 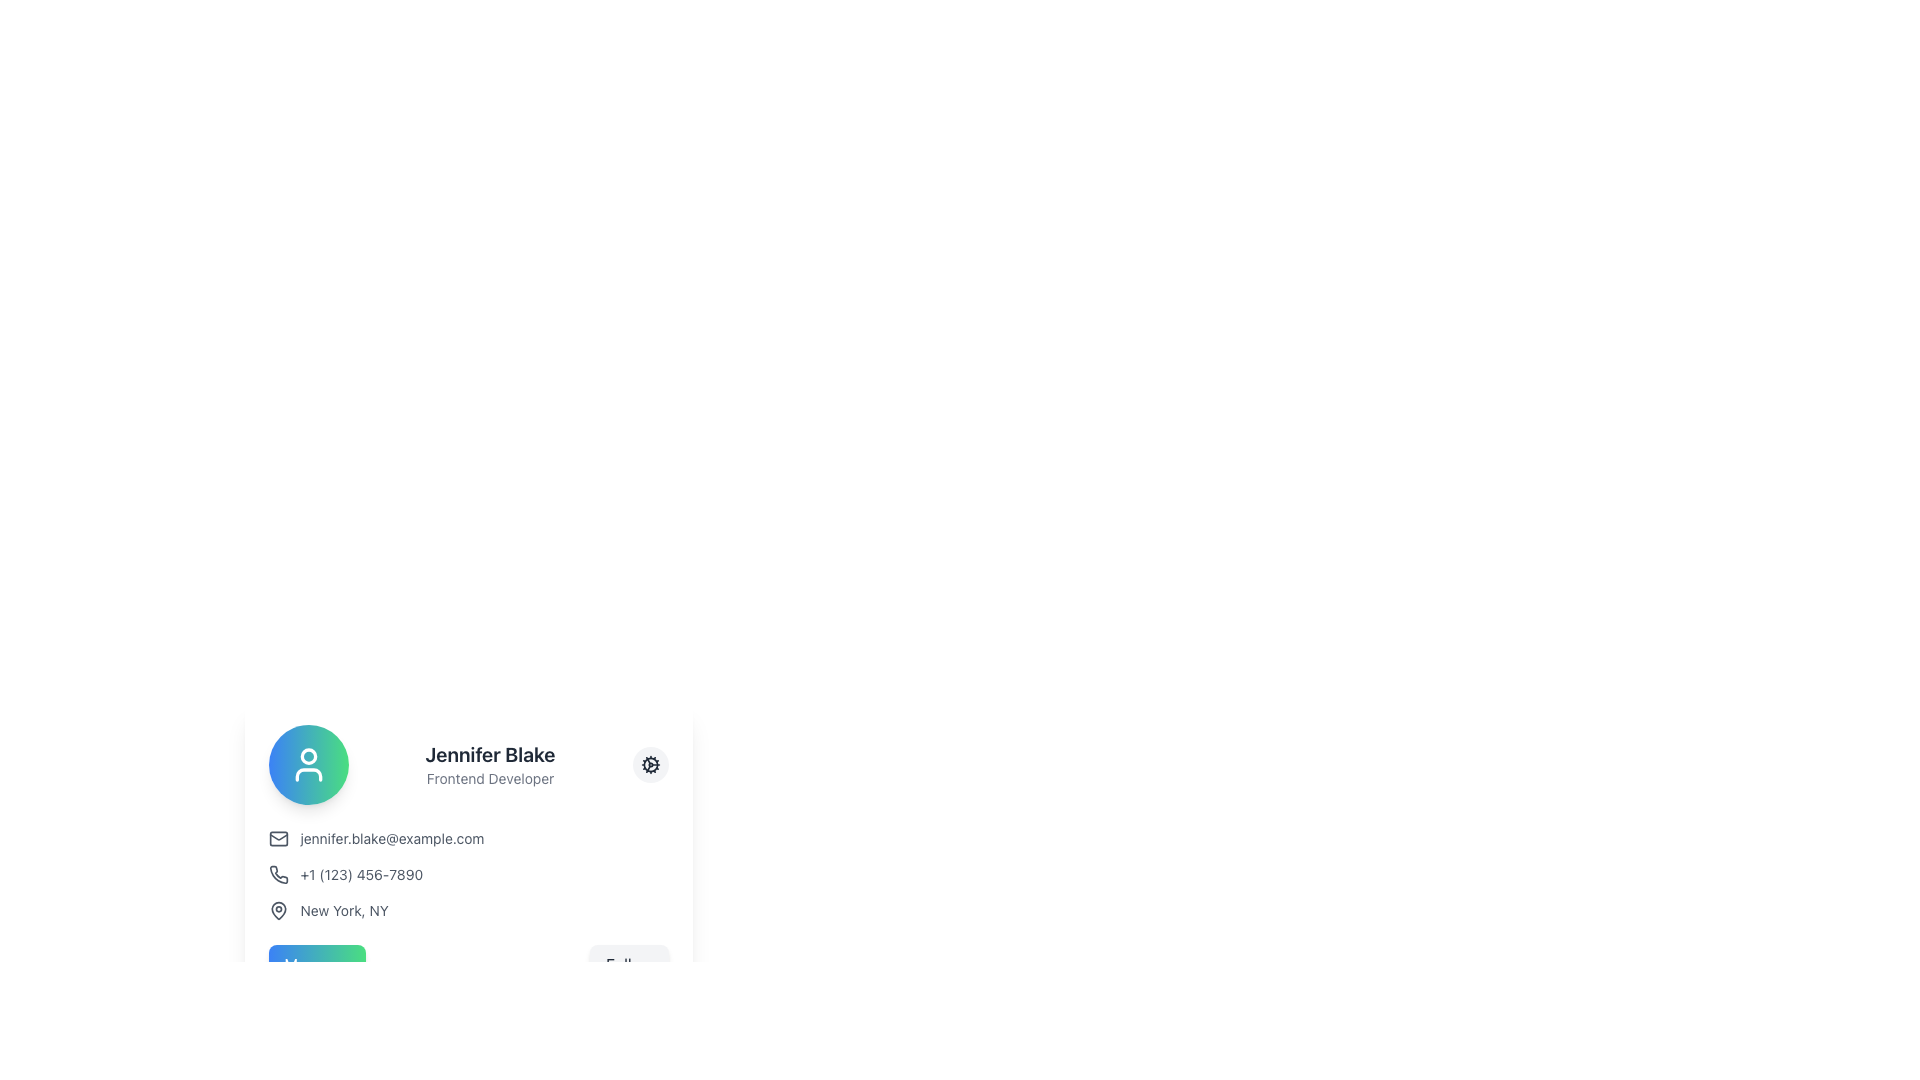 I want to click on the user profile SVG icon located in the upper-left corner of the card layout, so click(x=307, y=764).